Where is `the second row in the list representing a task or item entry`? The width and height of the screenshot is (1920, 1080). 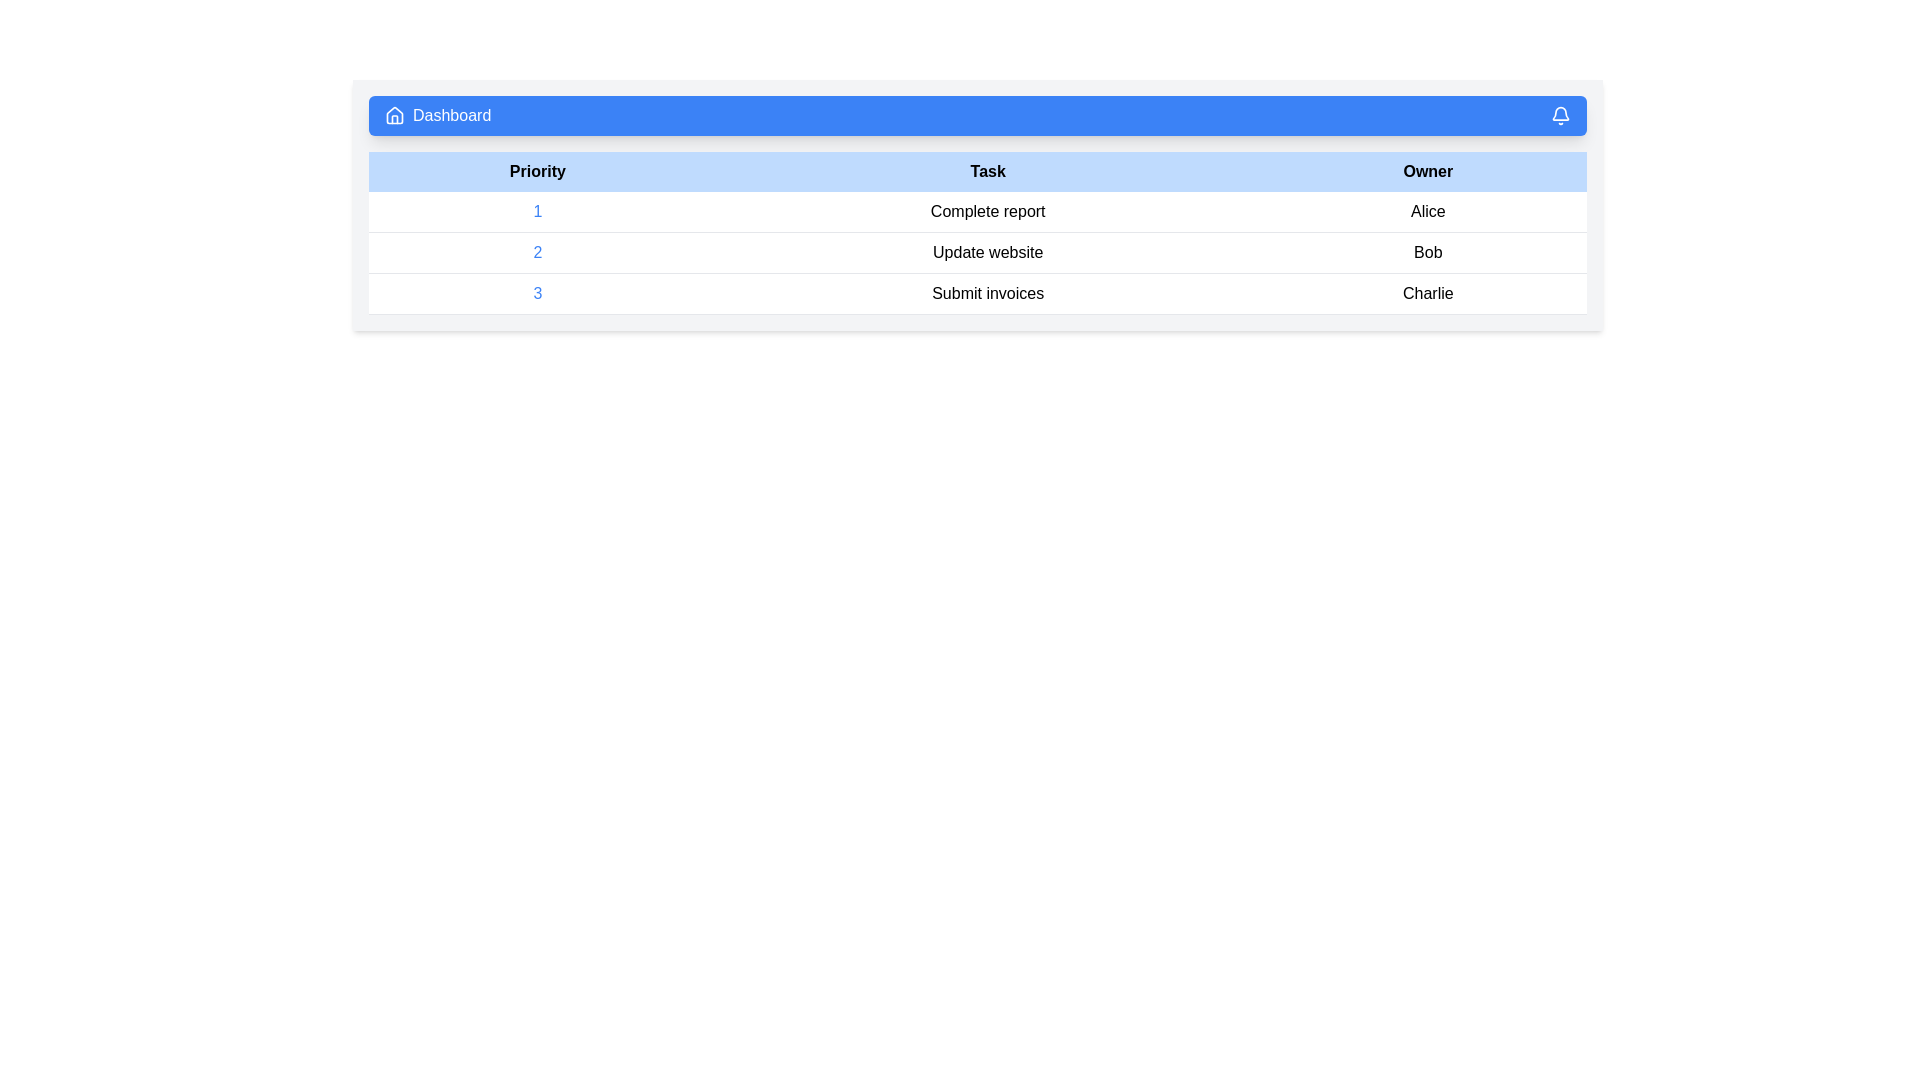
the second row in the list representing a task or item entry is located at coordinates (978, 252).